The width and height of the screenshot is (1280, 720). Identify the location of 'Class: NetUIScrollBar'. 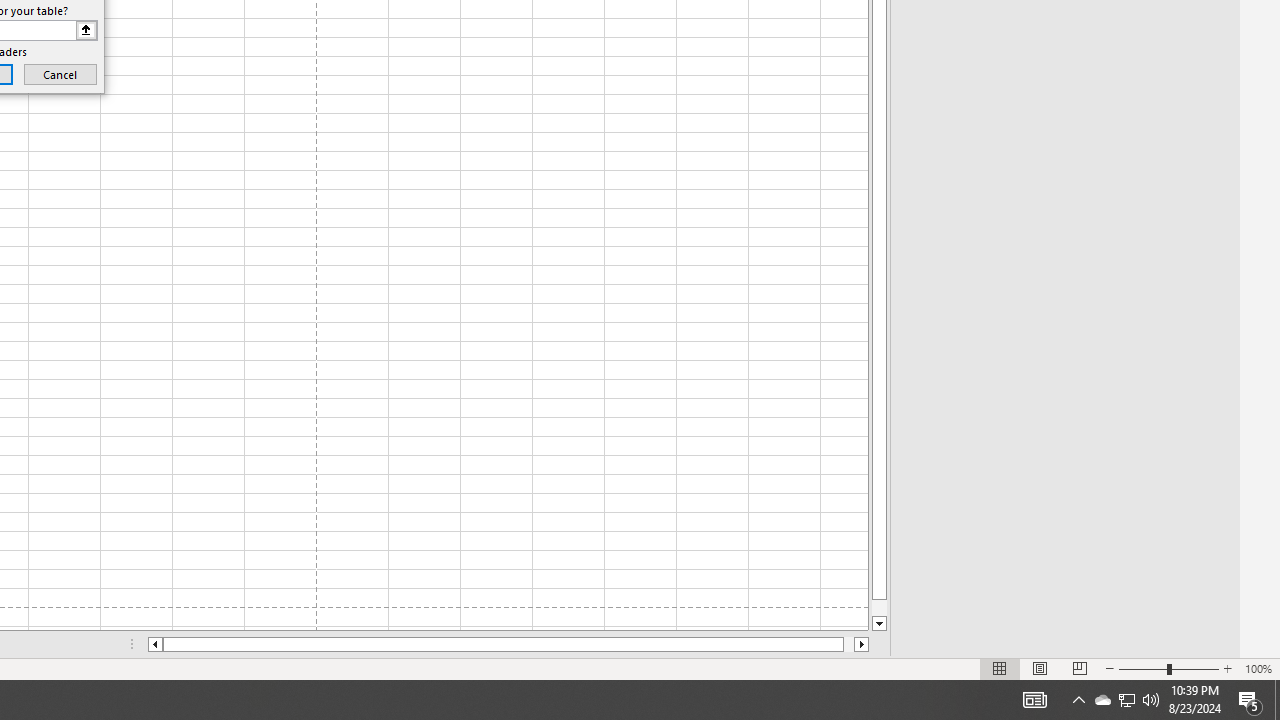
(508, 644).